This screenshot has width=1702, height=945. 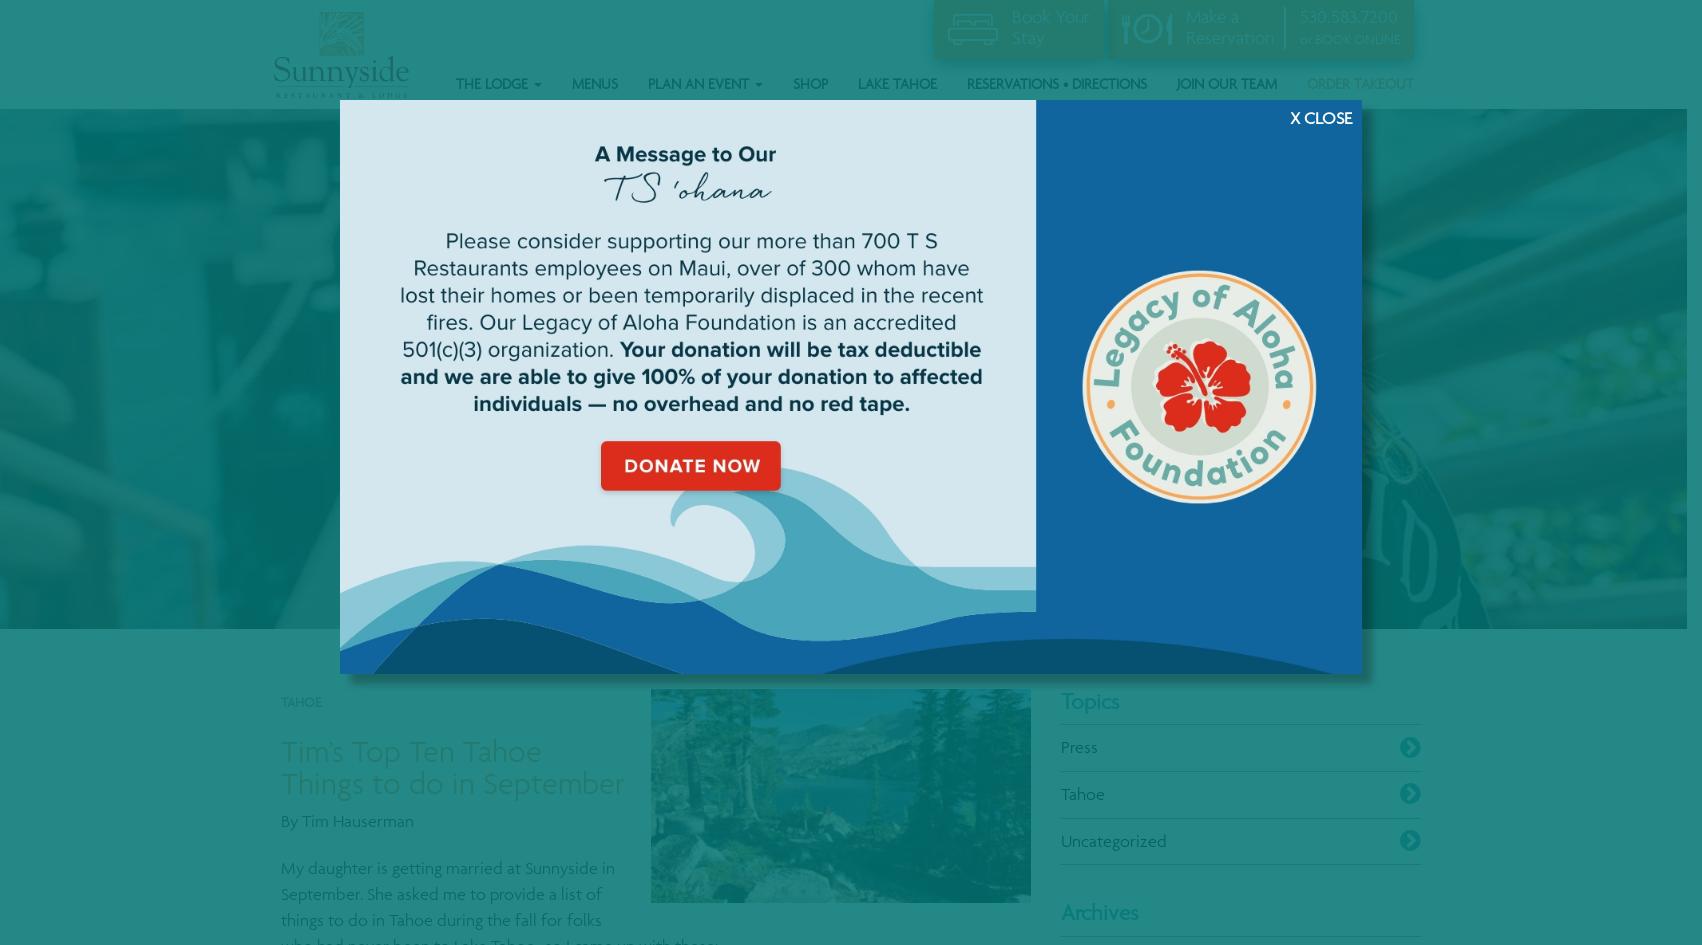 What do you see at coordinates (699, 81) in the screenshot?
I see `'Plan an Event'` at bounding box center [699, 81].